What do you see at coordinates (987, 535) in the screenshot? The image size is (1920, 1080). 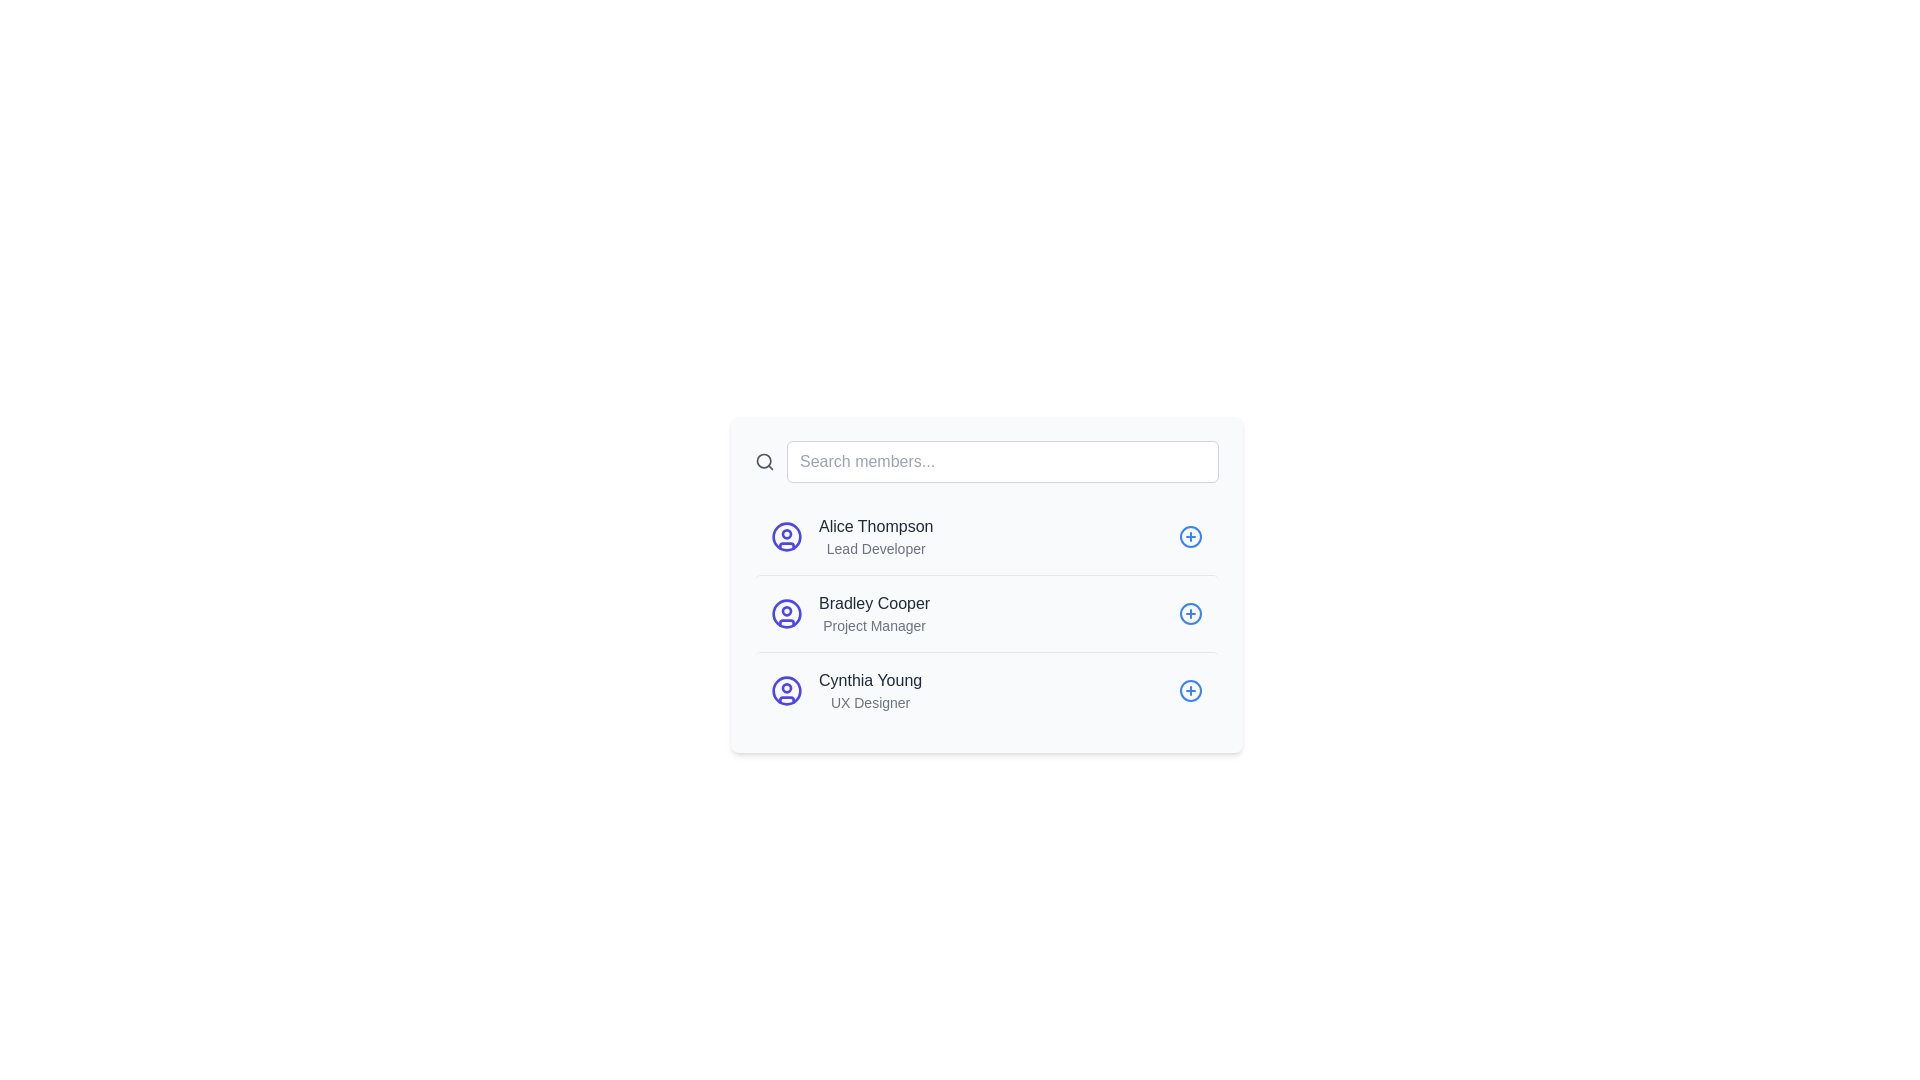 I see `the first user profile item in the vertical list` at bounding box center [987, 535].